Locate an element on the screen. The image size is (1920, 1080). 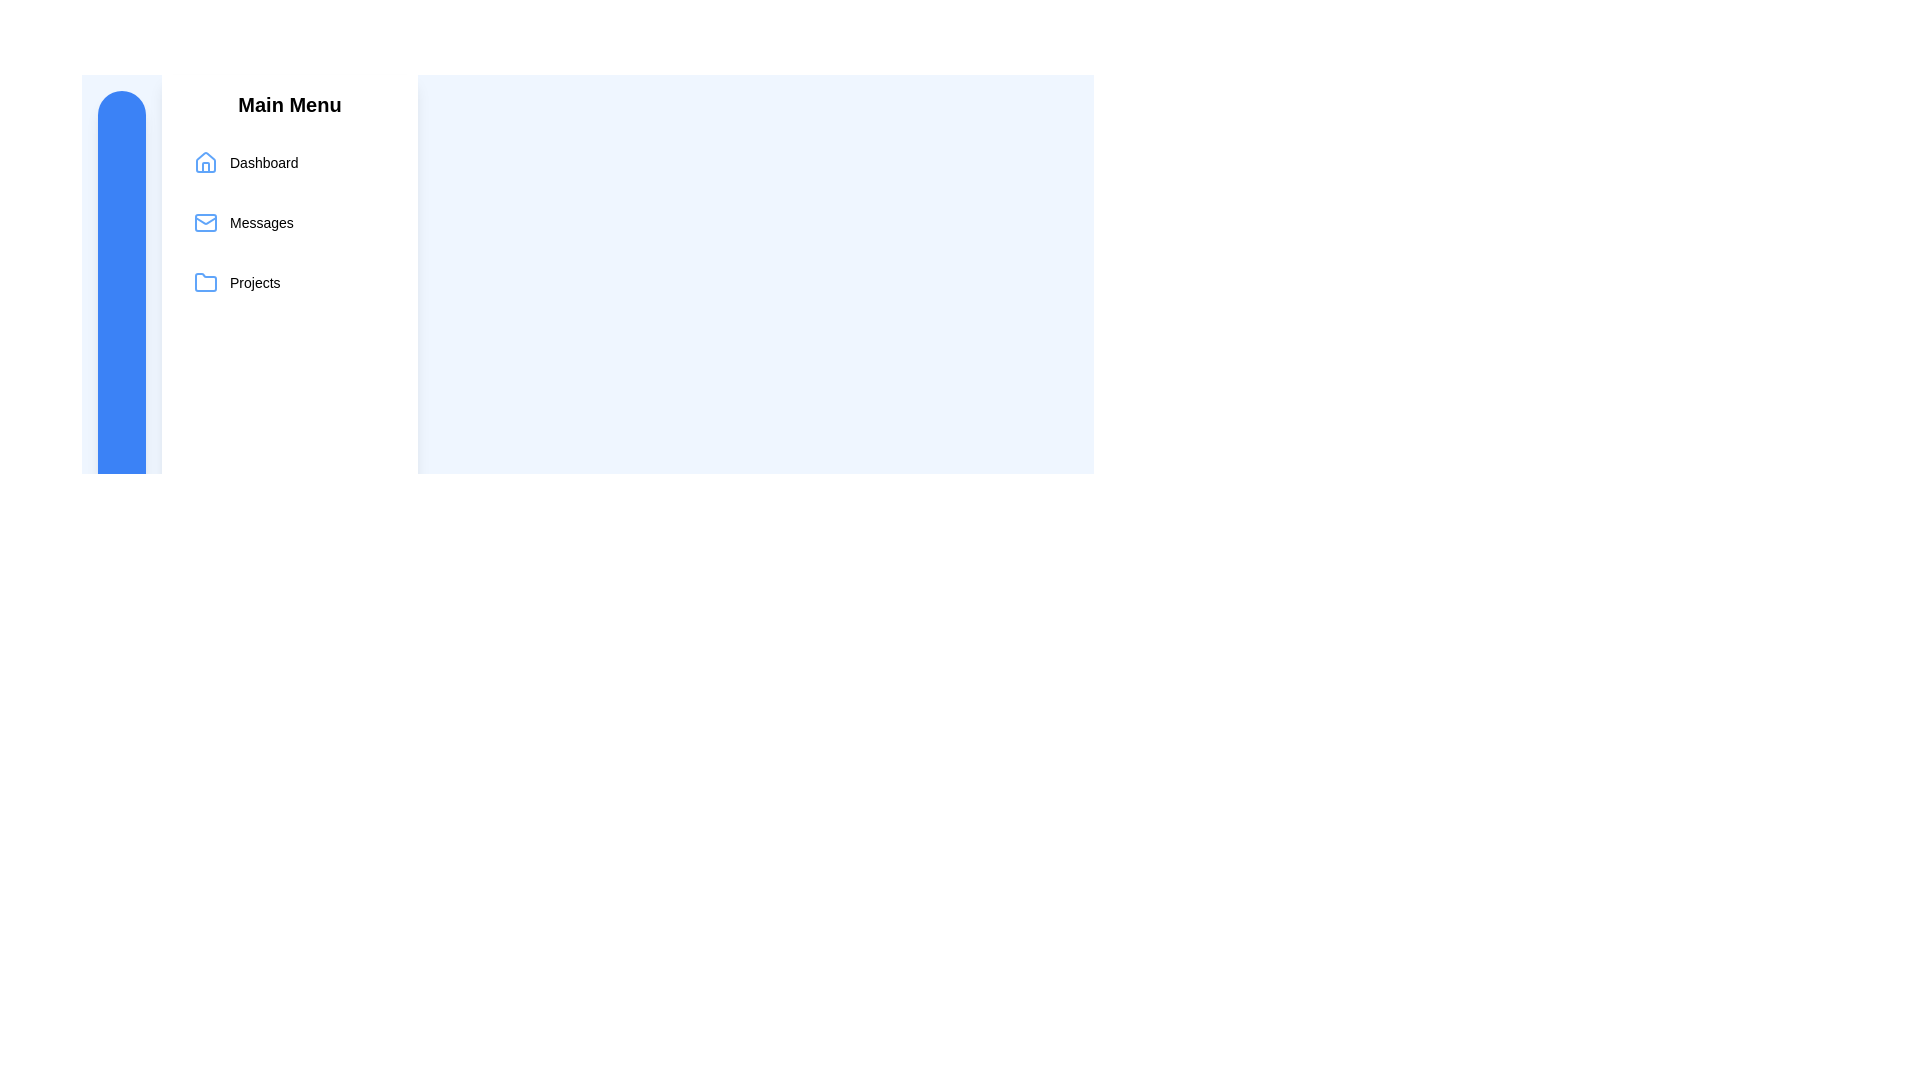
the menu item Dashboard in the drawer is located at coordinates (288, 161).